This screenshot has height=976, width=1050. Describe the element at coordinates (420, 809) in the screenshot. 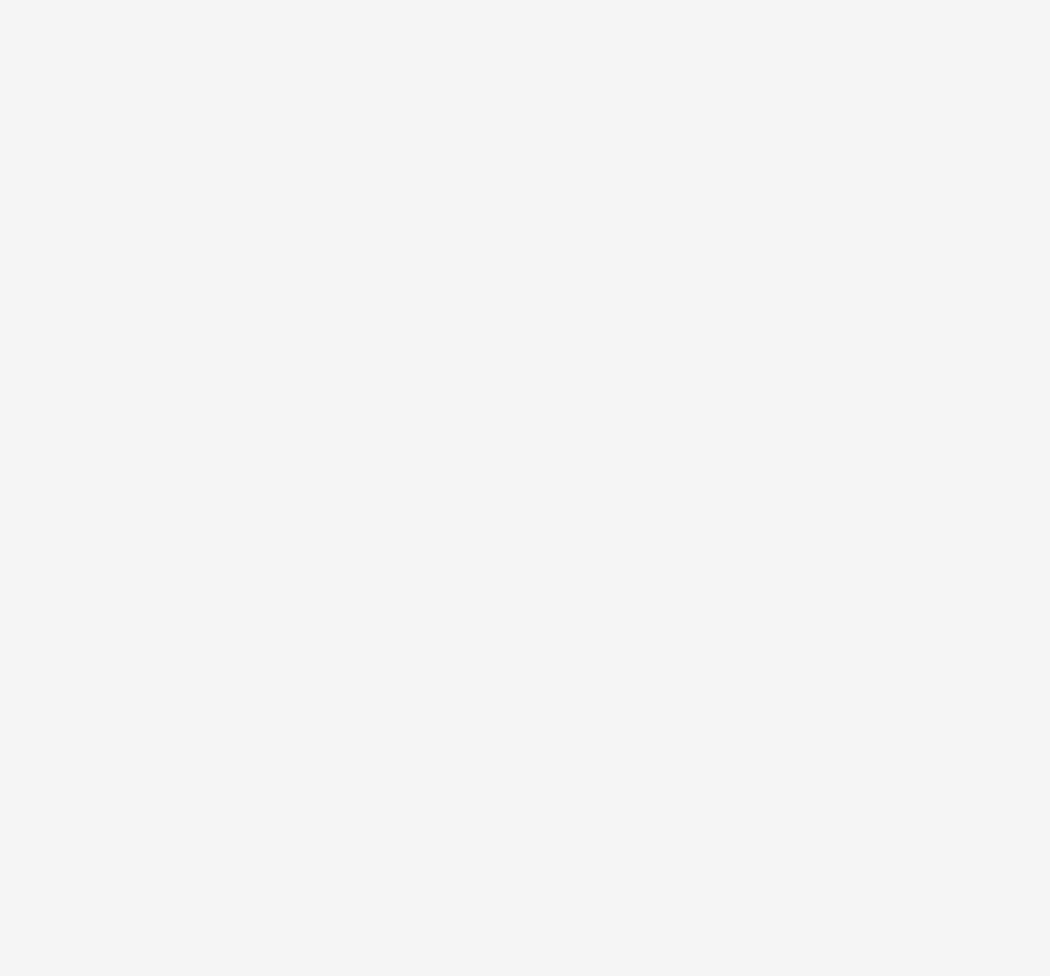

I see `'Rang Rasiya Colors of Passion kannada movie download 720p'` at that location.